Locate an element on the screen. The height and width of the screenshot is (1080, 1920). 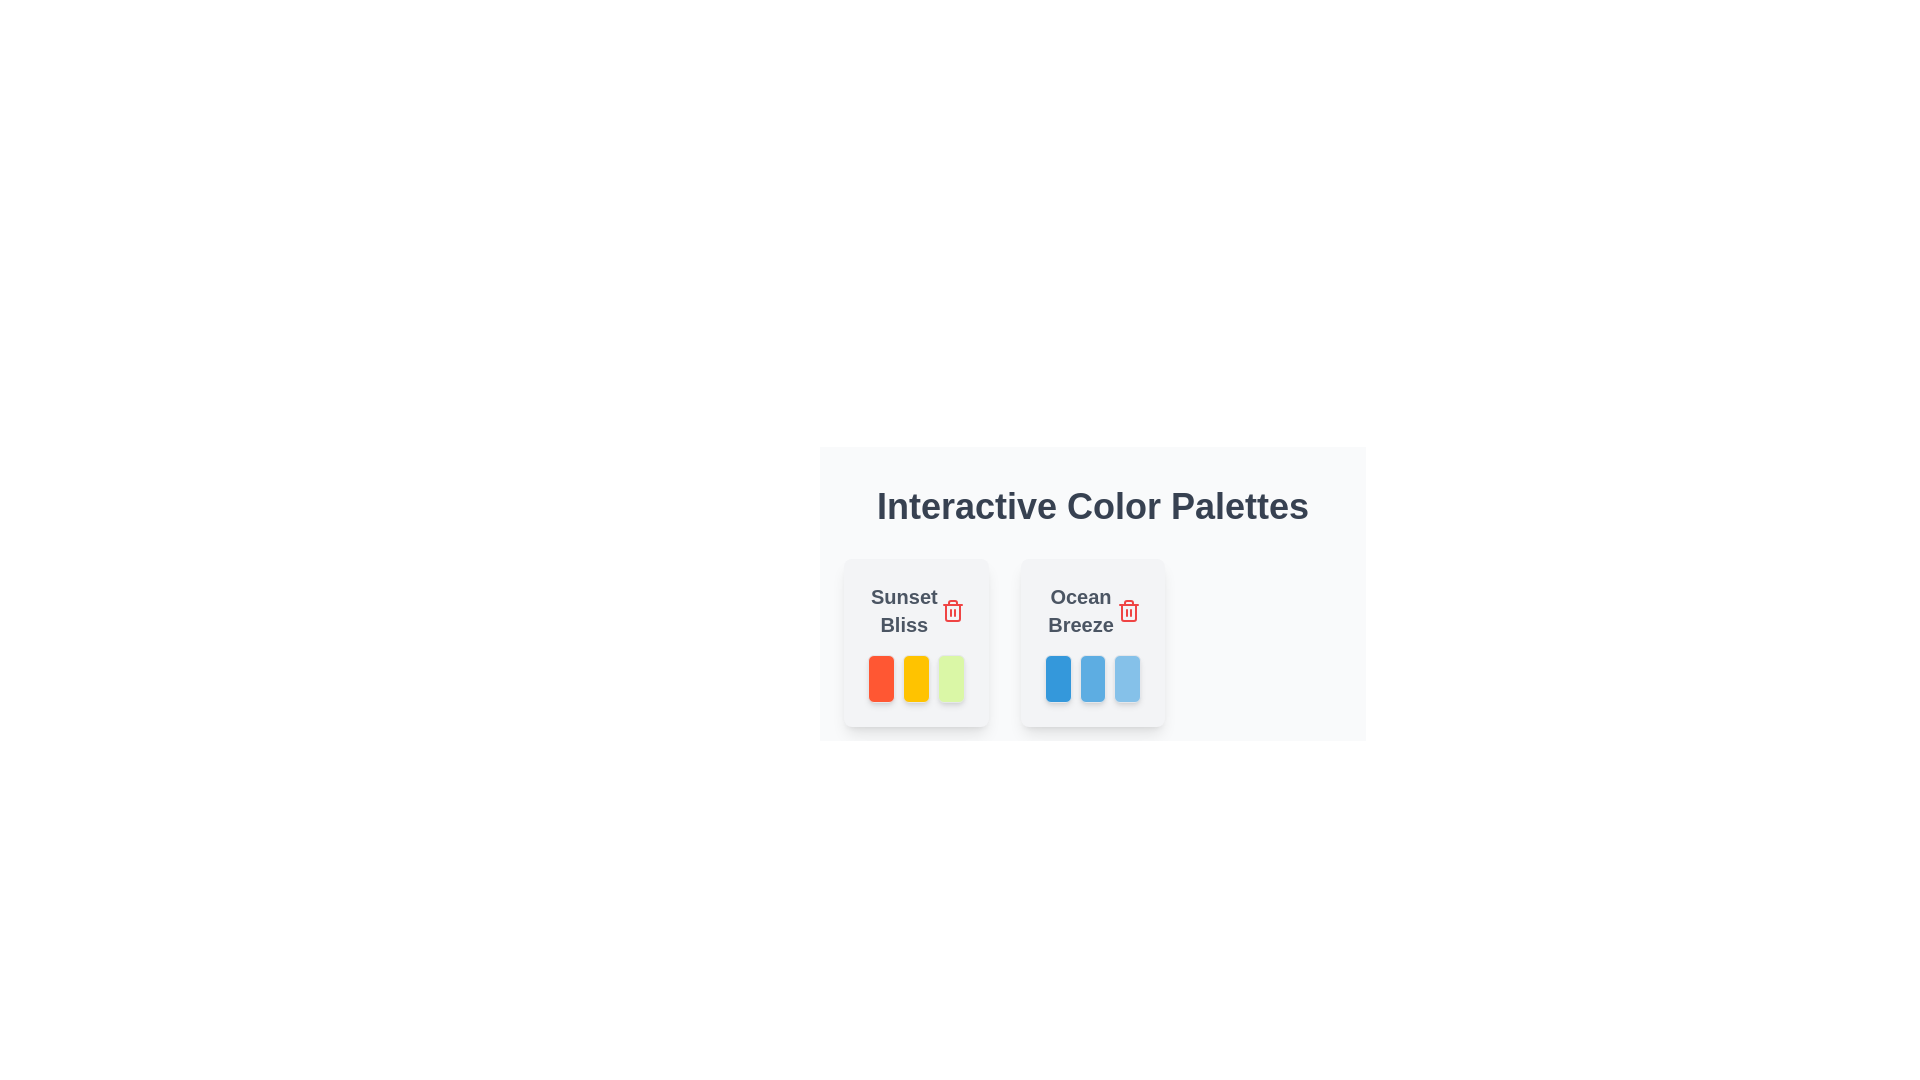
the third color tile in the 'Sunset Bliss' palette, which serves as a color indicator is located at coordinates (950, 677).